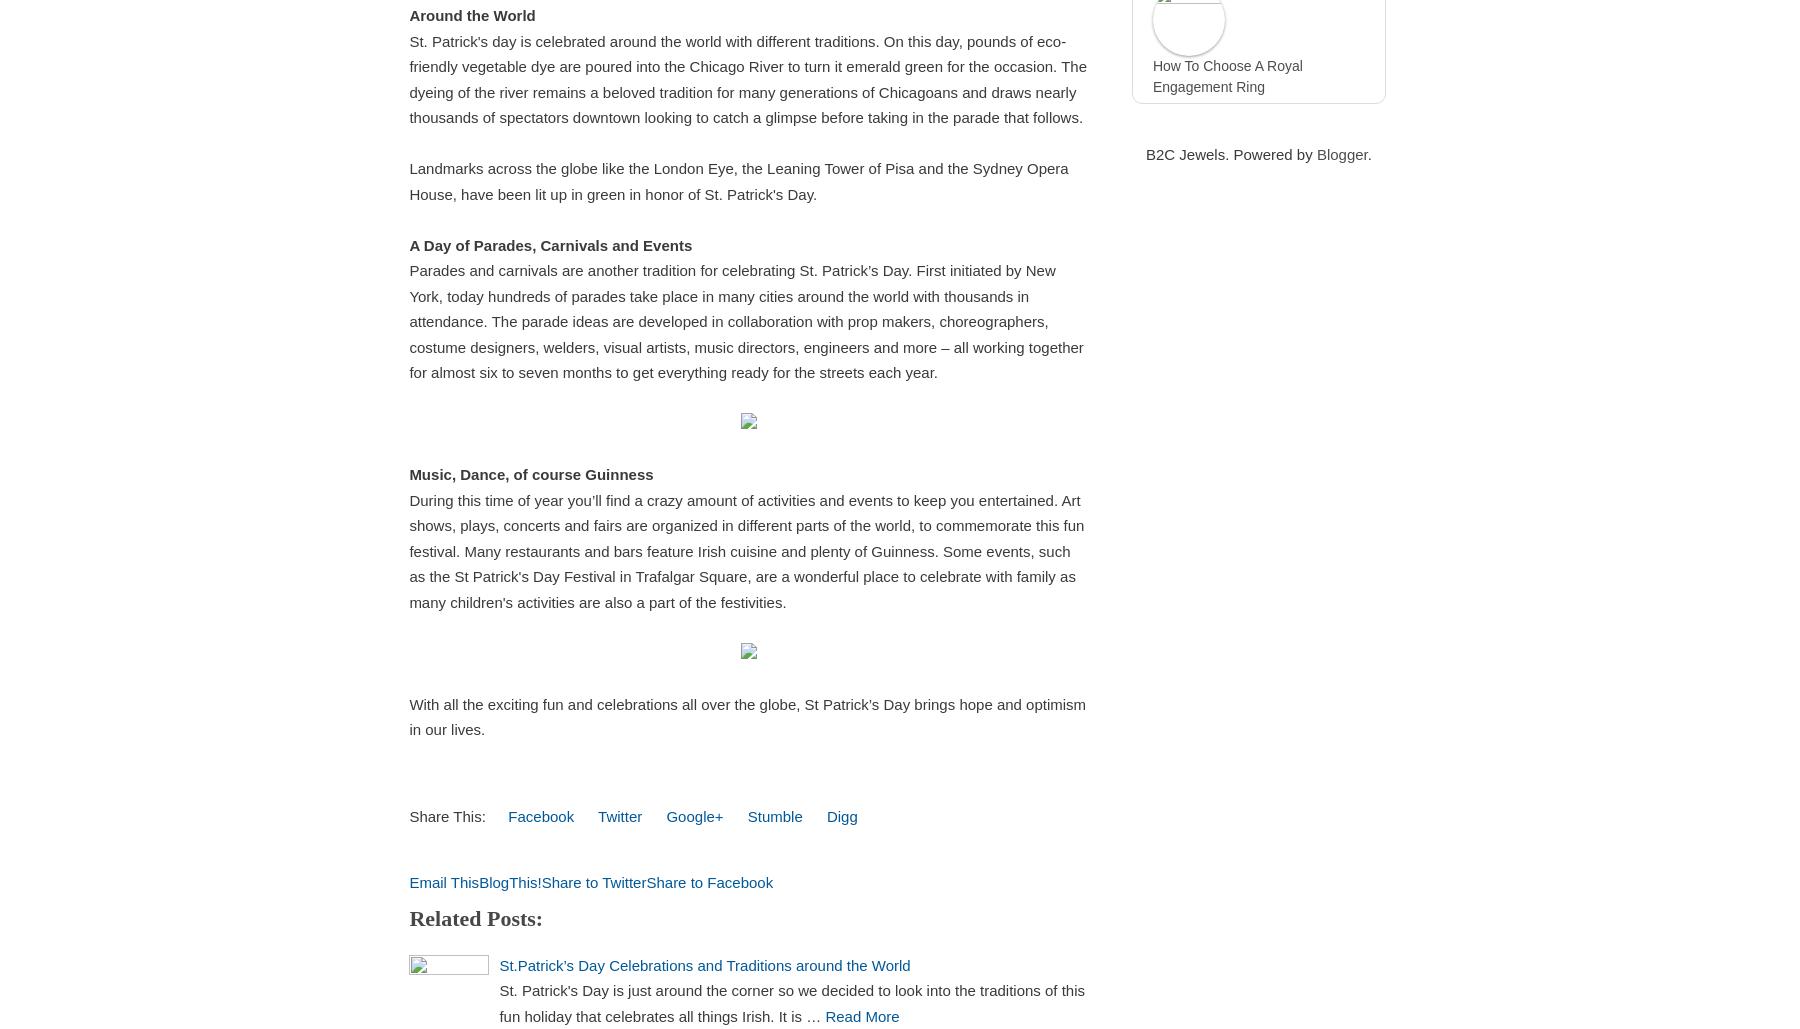 Image resolution: width=1800 pixels, height=1029 pixels. What do you see at coordinates (530, 474) in the screenshot?
I see `'Music, Dance, of course Guinness'` at bounding box center [530, 474].